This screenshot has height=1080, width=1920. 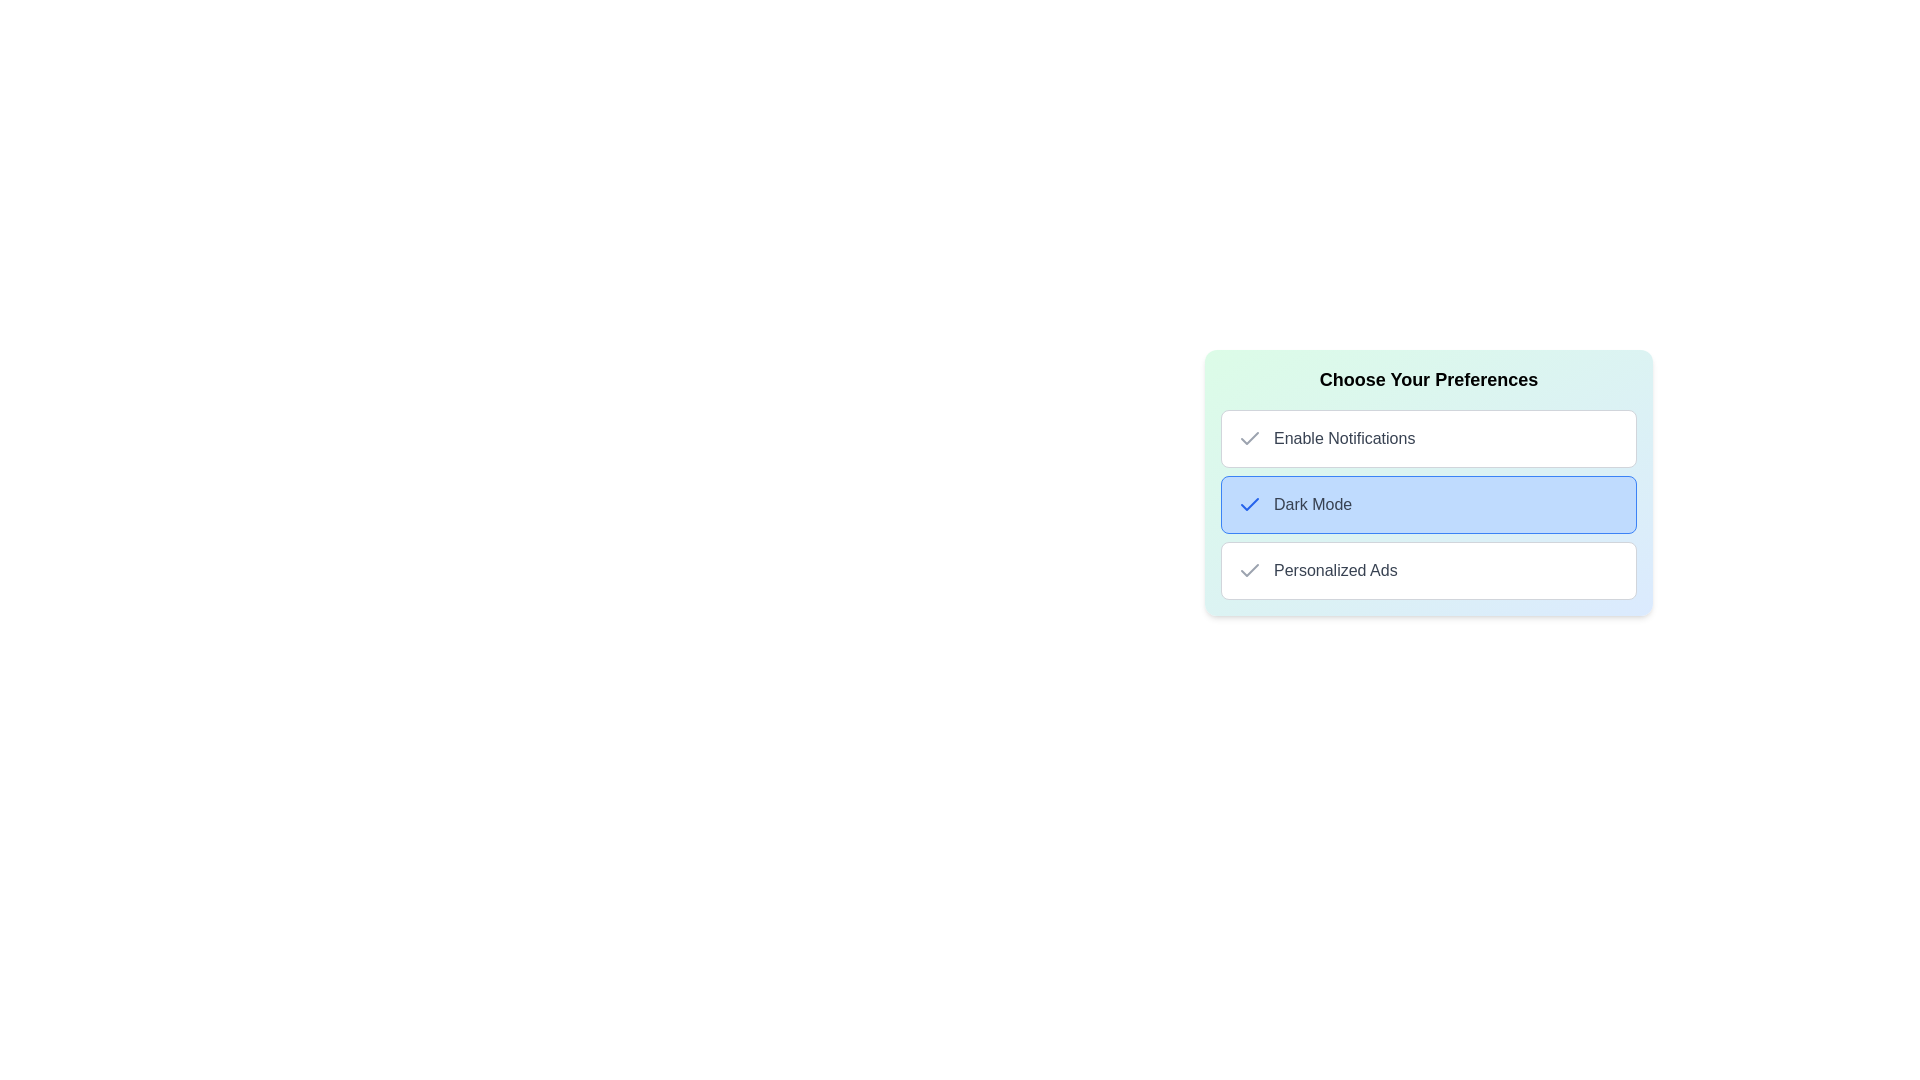 I want to click on the second option in the vertical list within the 'Choose Your Preferences' card, so click(x=1428, y=482).